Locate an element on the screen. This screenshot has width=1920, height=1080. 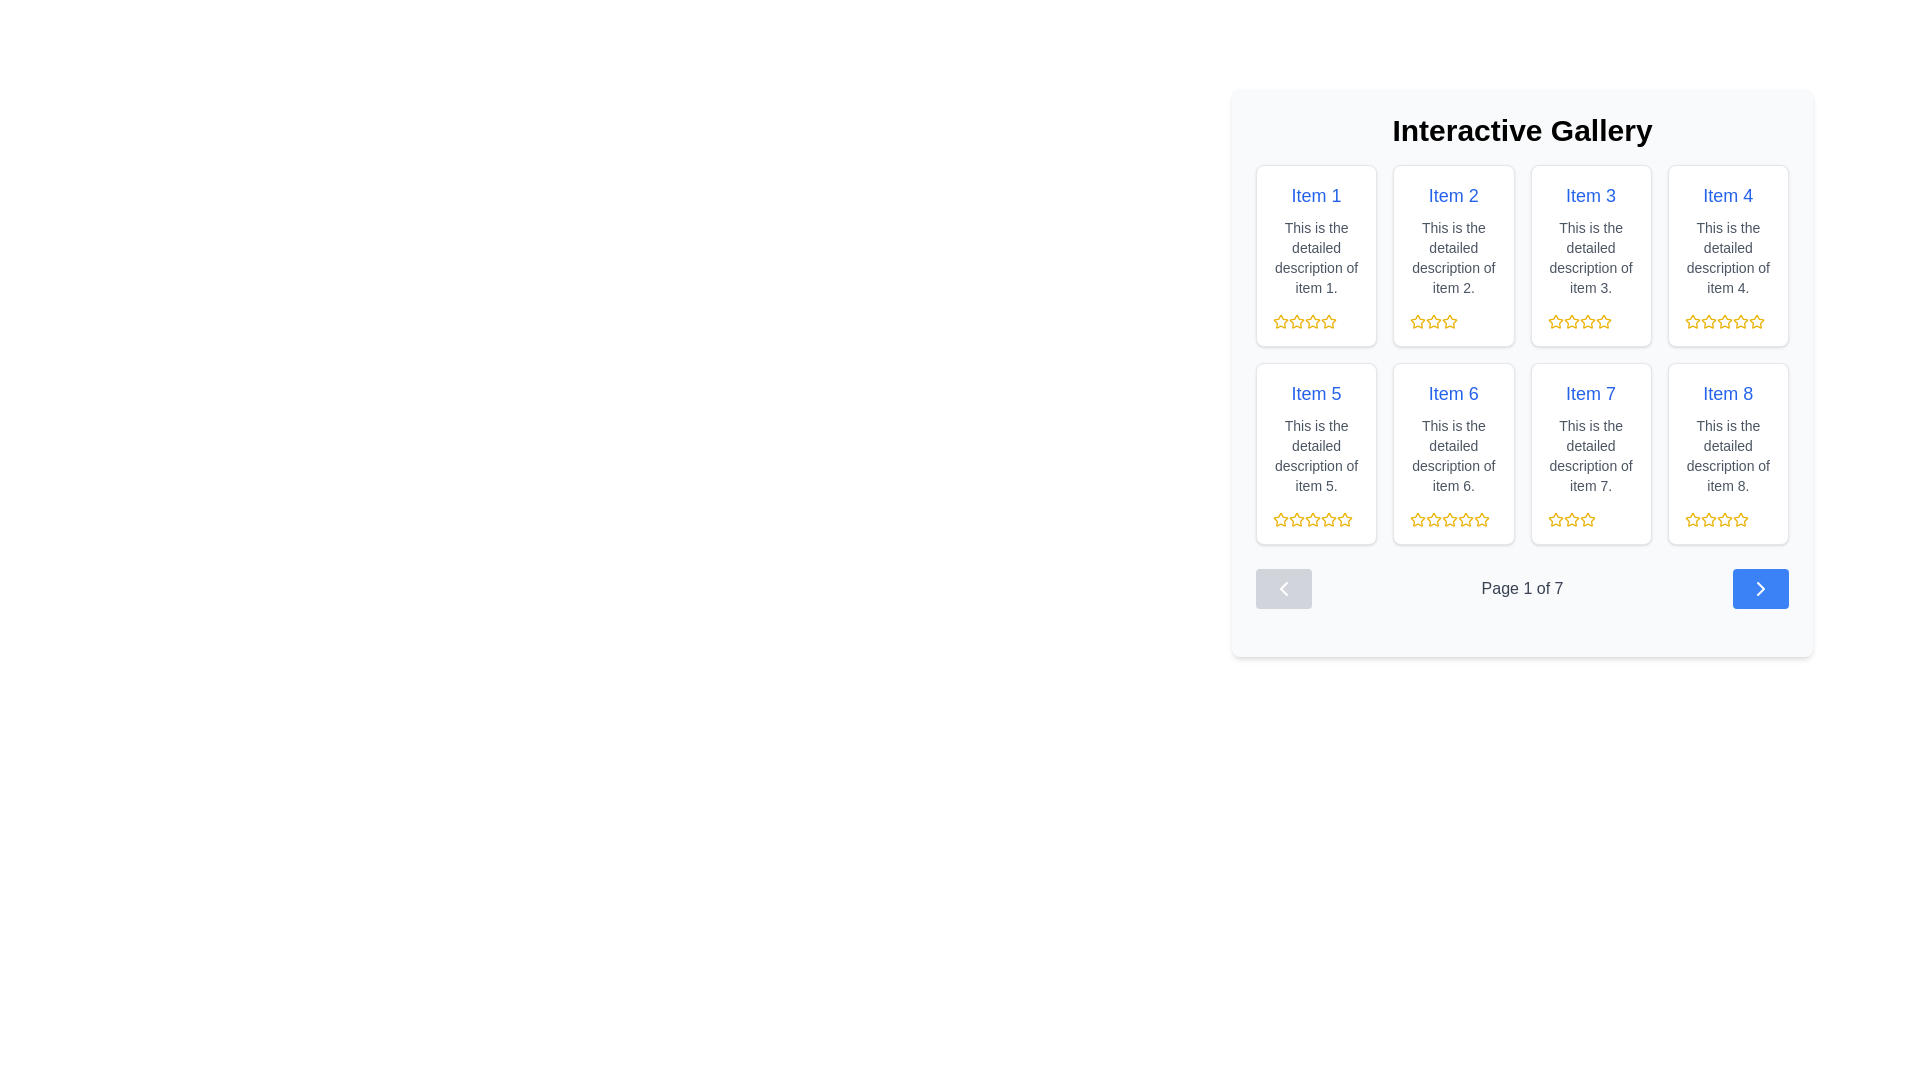
the text displaying 'Item 4' in bold blue font located on the white card with rounded corners, which is the title of the fourth card in the first row of a grid layout is located at coordinates (1727, 196).